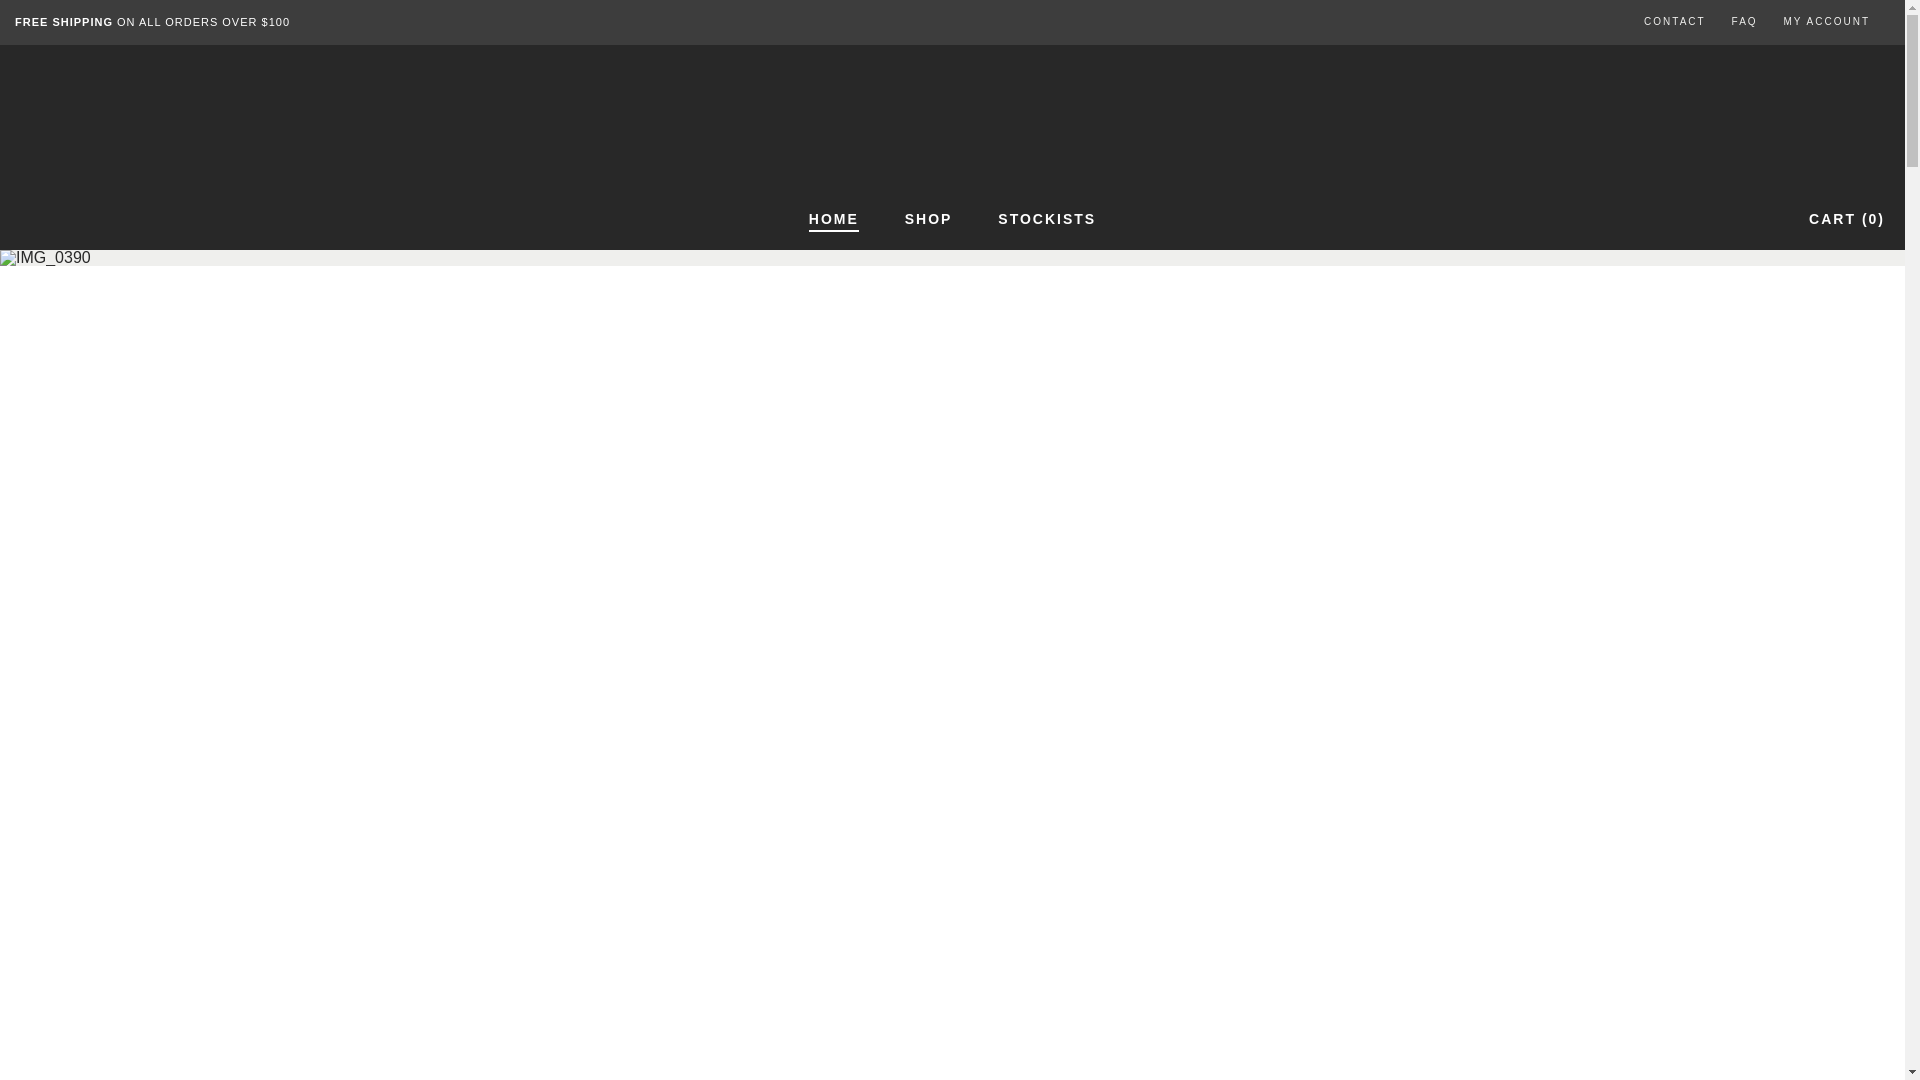 This screenshot has width=1920, height=1080. Describe the element at coordinates (1846, 219) in the screenshot. I see `'CART (0)'` at that location.